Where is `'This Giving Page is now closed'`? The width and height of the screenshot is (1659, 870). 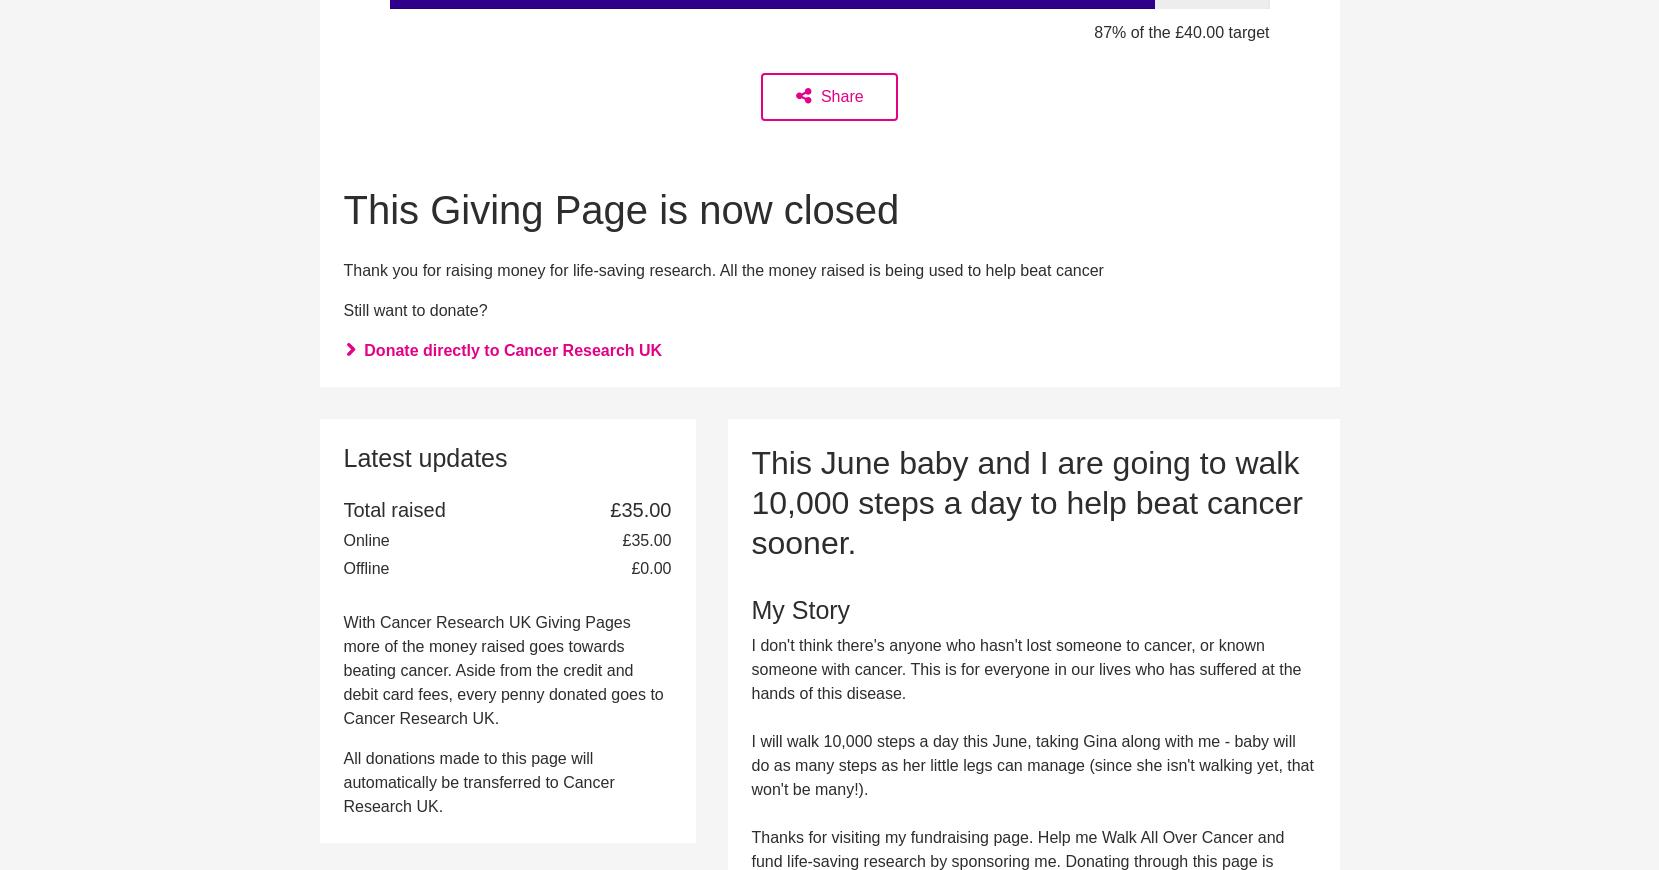
'This Giving Page is now closed' is located at coordinates (342, 207).